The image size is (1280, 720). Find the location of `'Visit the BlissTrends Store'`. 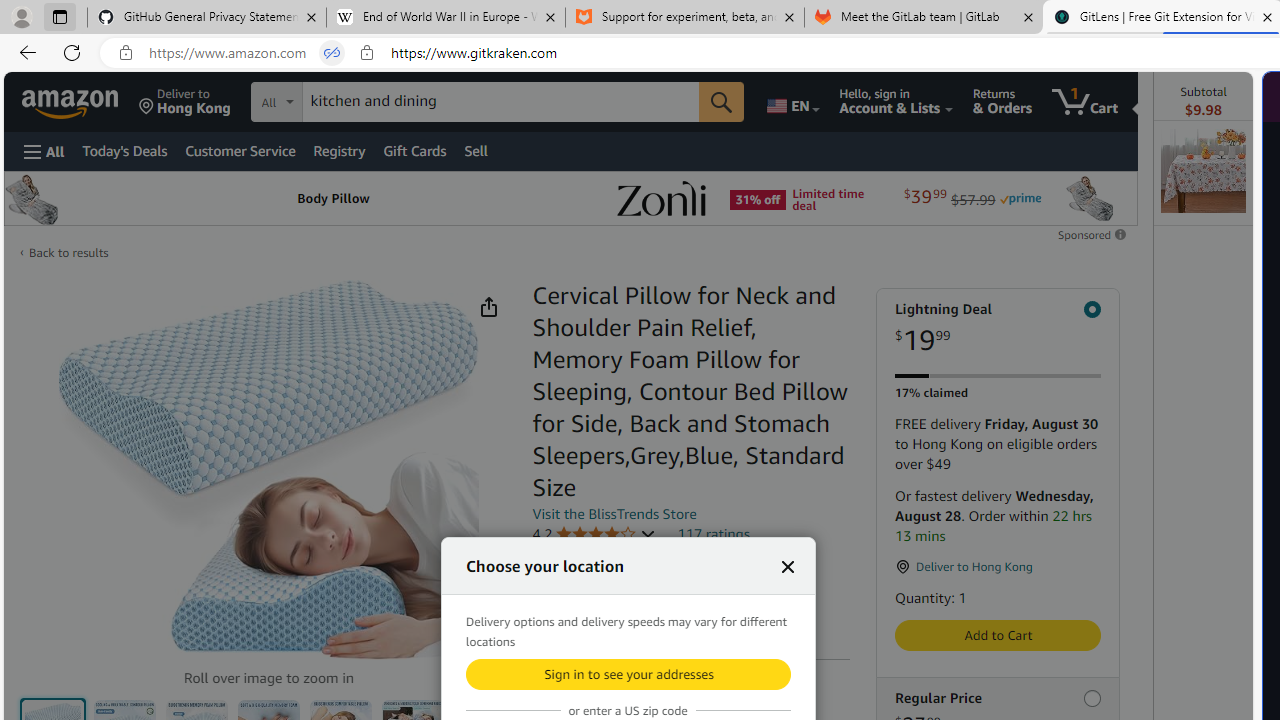

'Visit the BlissTrends Store' is located at coordinates (614, 512).